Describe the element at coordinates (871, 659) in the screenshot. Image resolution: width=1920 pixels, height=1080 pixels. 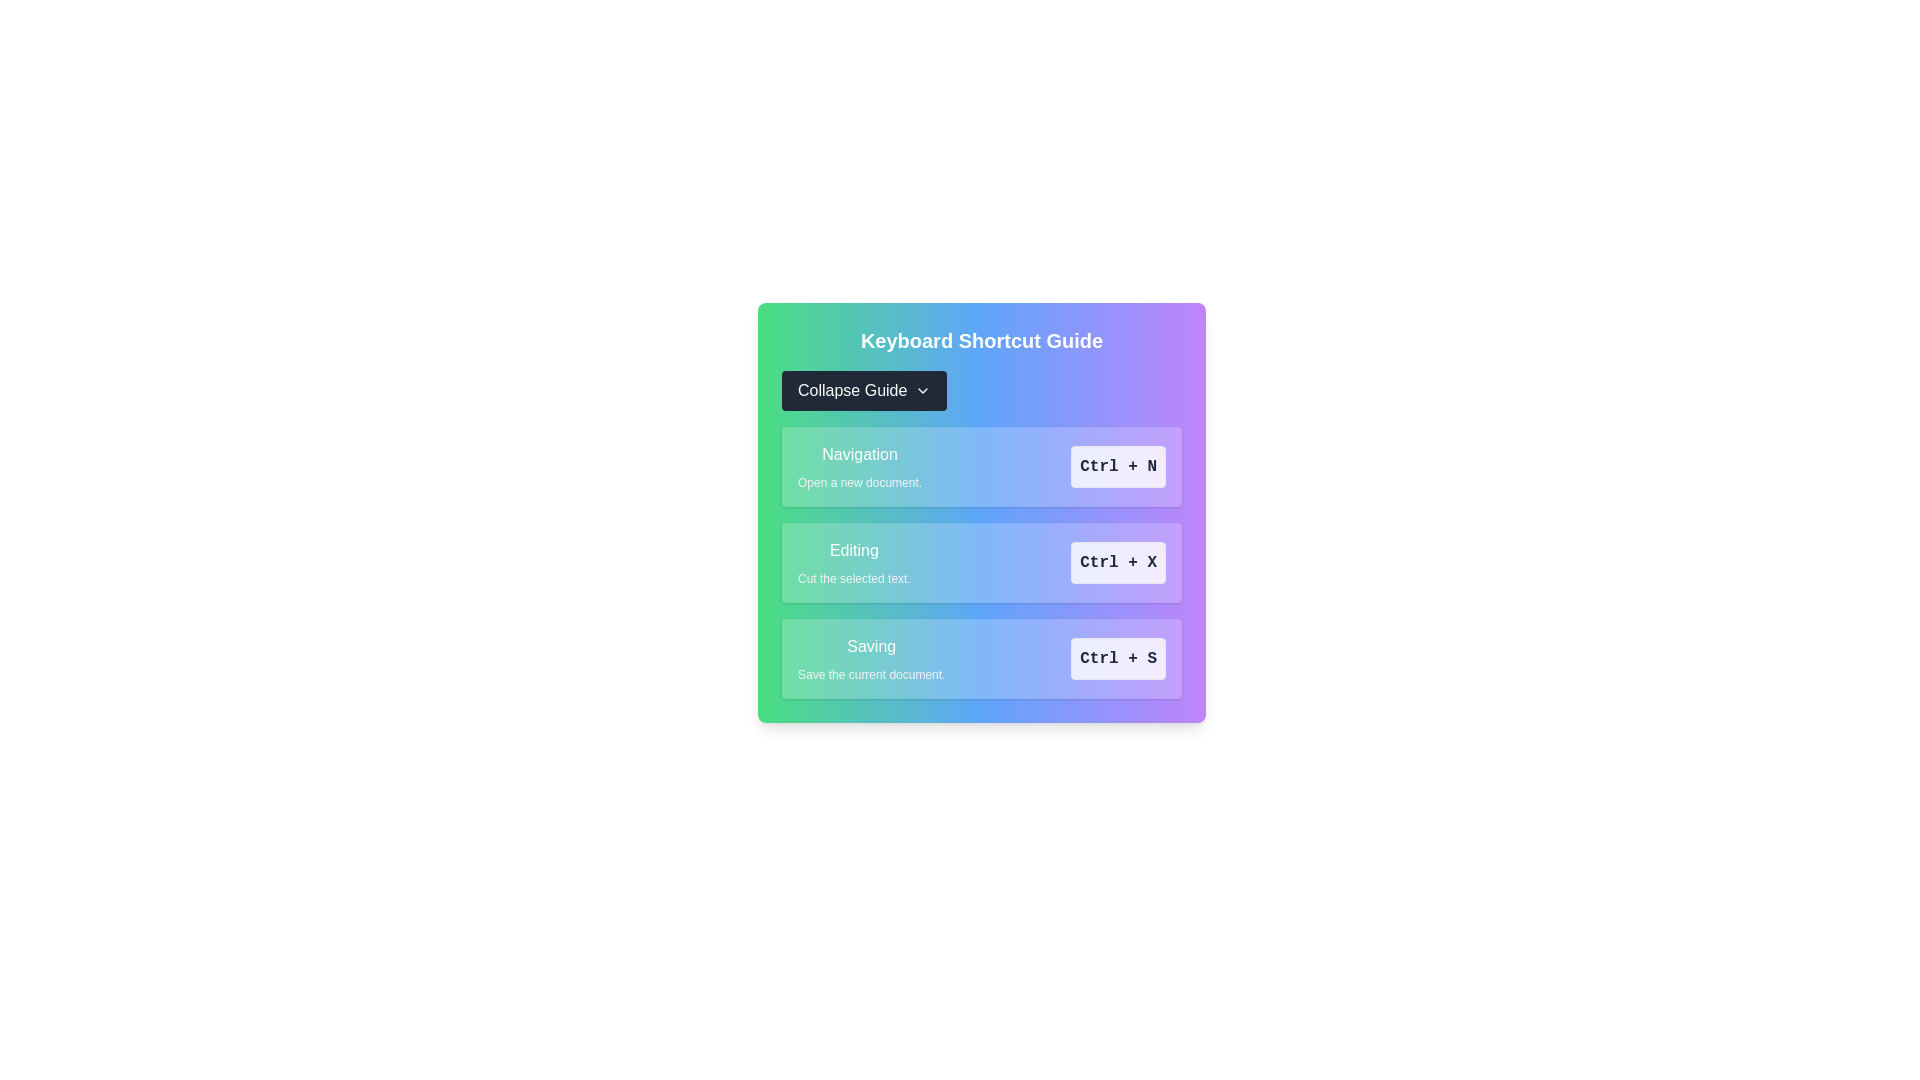
I see `the text block that describes the keyboard shortcut 'Ctrl + S', which is part of a card-like component located at the bottom section of the interface, left of the button labeled 'Ctrl + S'` at that location.